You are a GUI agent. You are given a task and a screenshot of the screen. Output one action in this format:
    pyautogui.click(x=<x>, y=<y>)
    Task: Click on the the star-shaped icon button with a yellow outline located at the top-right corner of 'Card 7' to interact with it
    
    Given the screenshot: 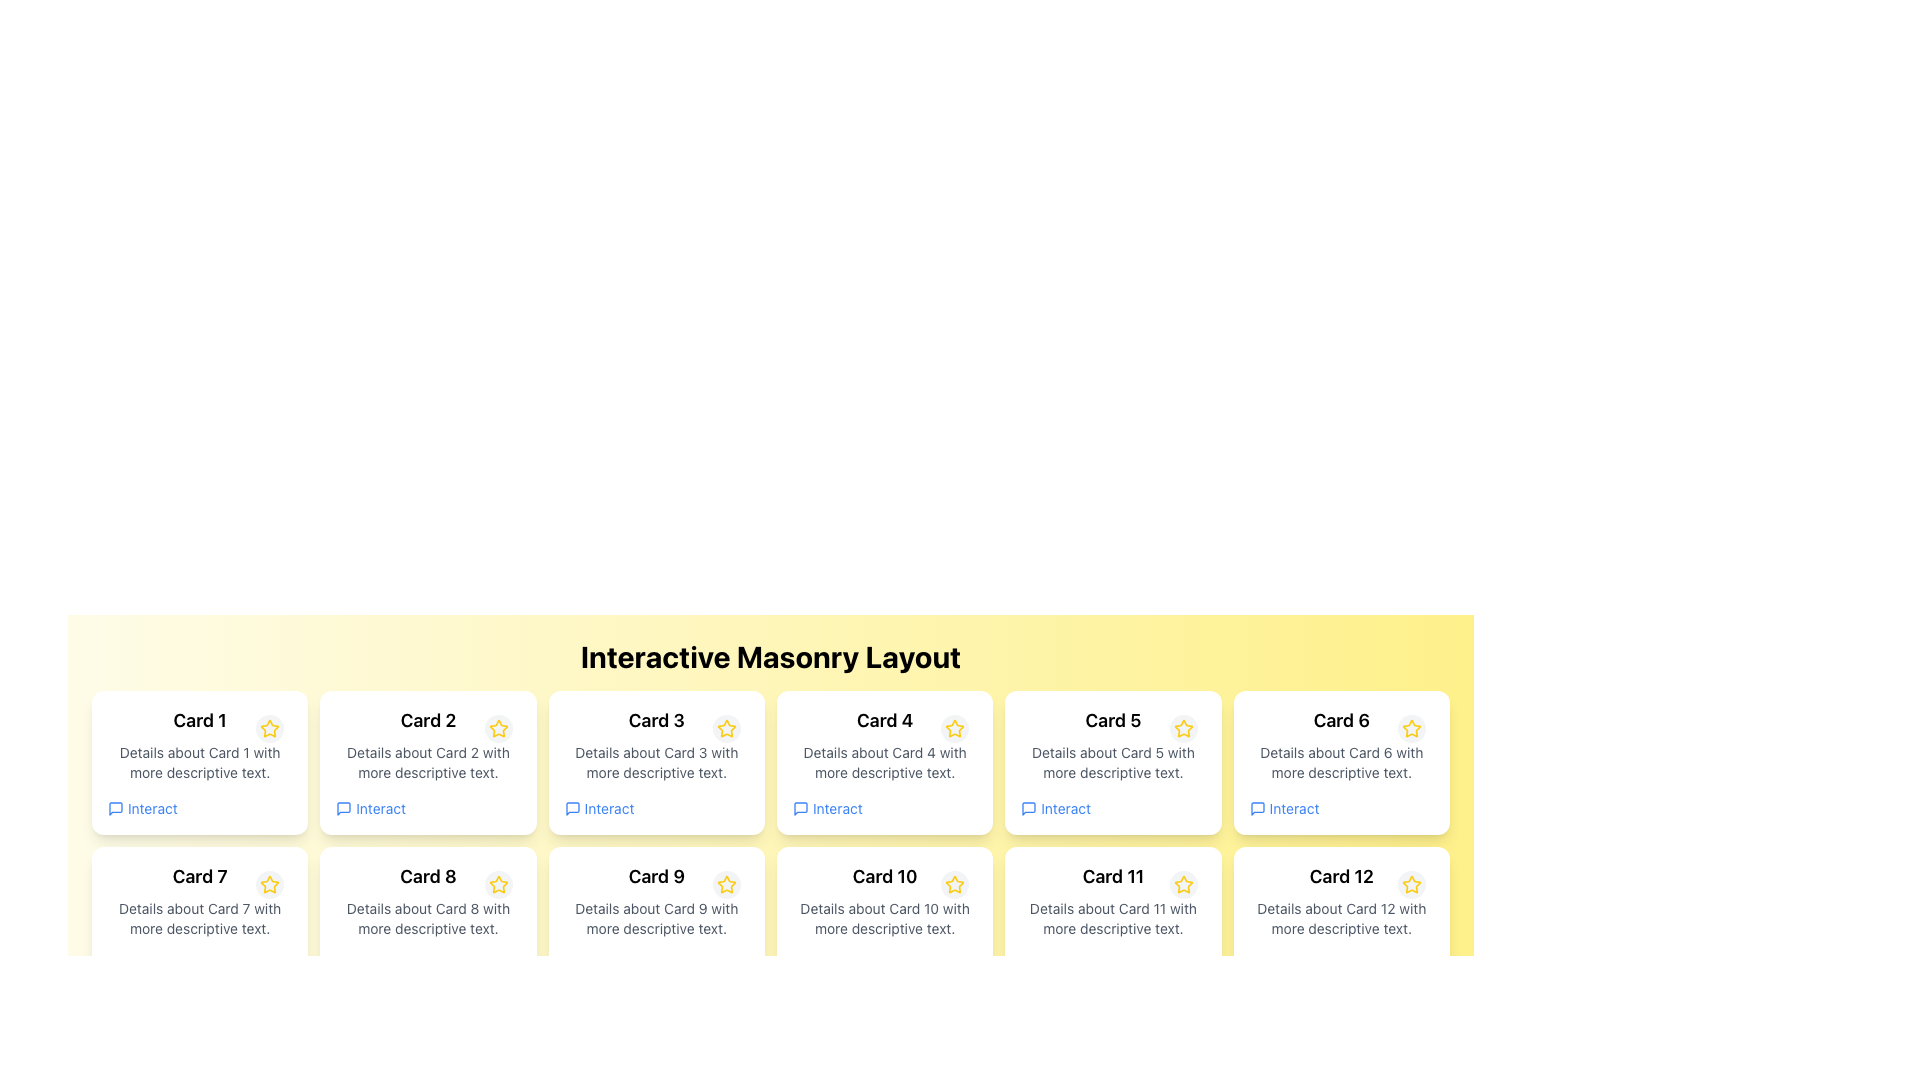 What is the action you would take?
    pyautogui.click(x=269, y=885)
    